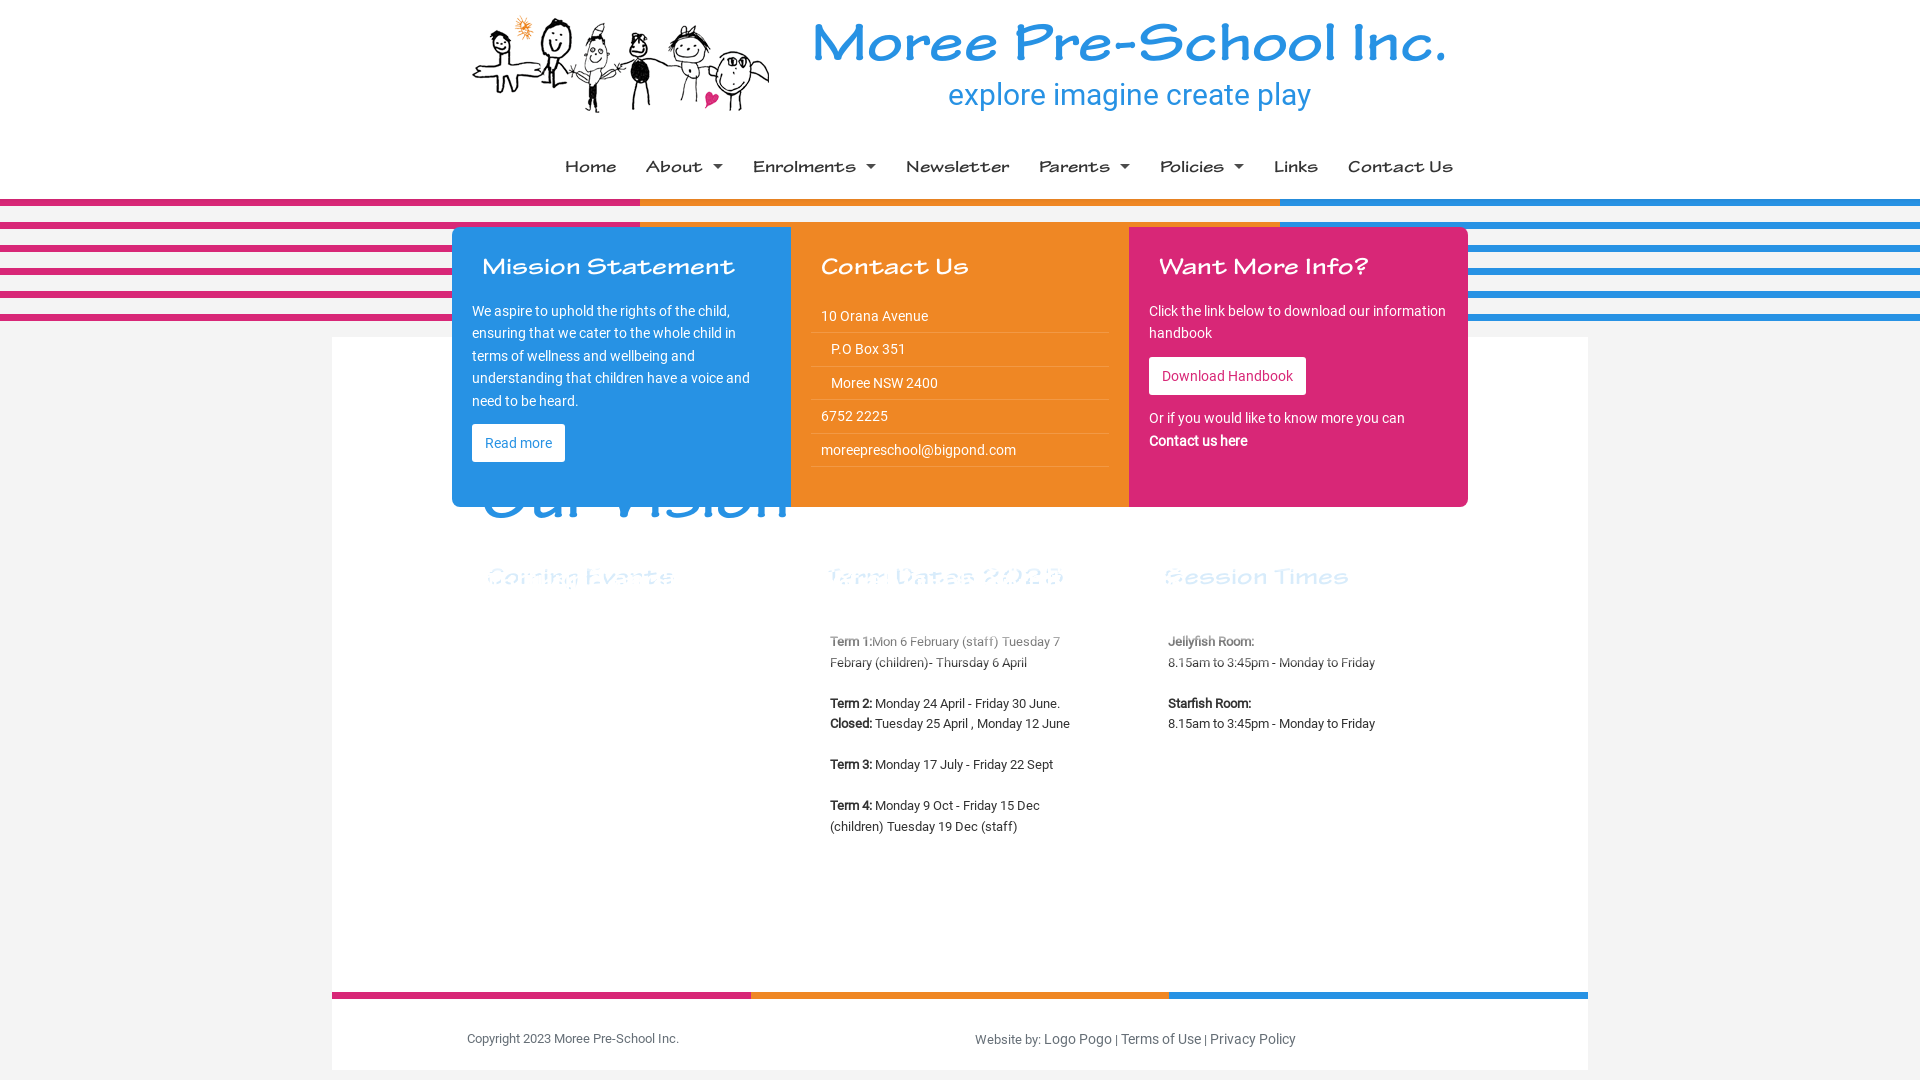 The image size is (1920, 1080). I want to click on 'Newsletter', so click(956, 165).